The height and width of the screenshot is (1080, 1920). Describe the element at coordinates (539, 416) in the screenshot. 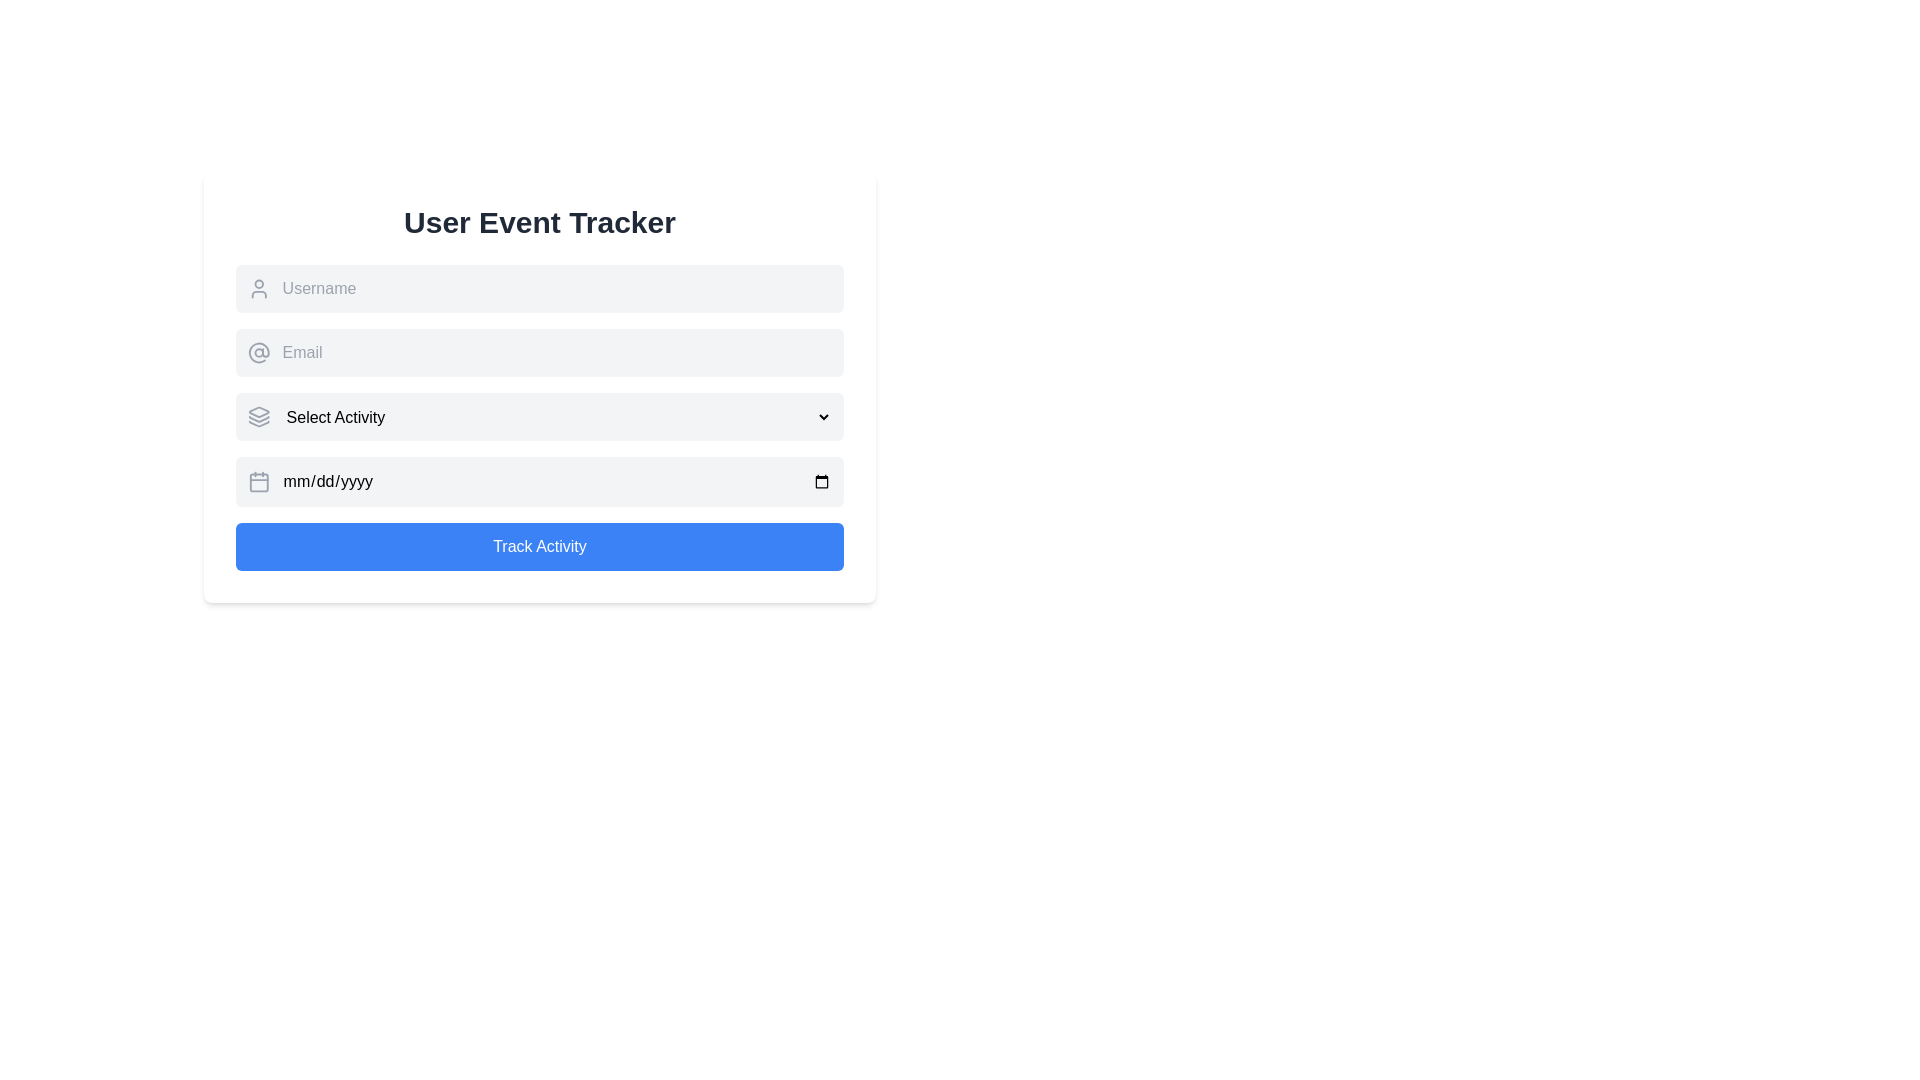

I see `the dropdown menu located third in sequence within the form area, positioned below the 'Email' field and above the 'Date' field` at that location.